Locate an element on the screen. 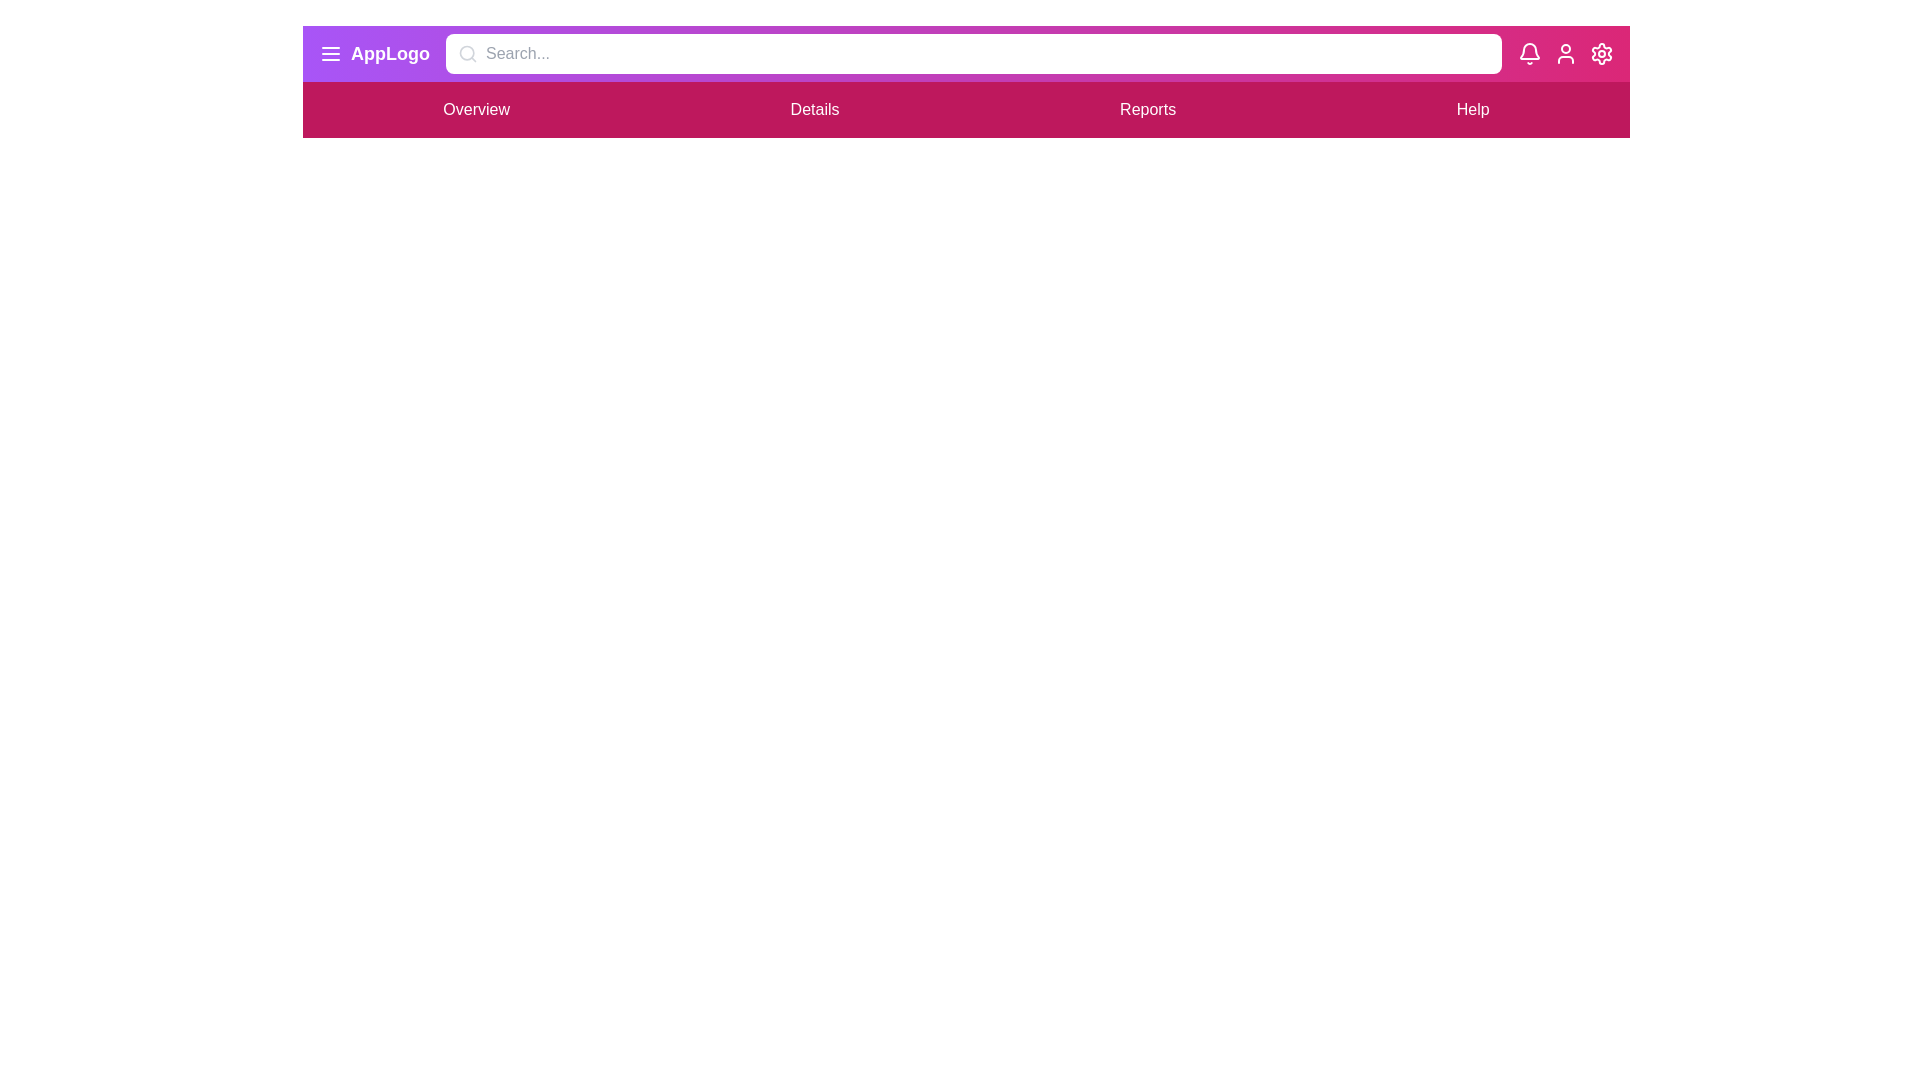  the user icon to access user settings is located at coordinates (1564, 53).